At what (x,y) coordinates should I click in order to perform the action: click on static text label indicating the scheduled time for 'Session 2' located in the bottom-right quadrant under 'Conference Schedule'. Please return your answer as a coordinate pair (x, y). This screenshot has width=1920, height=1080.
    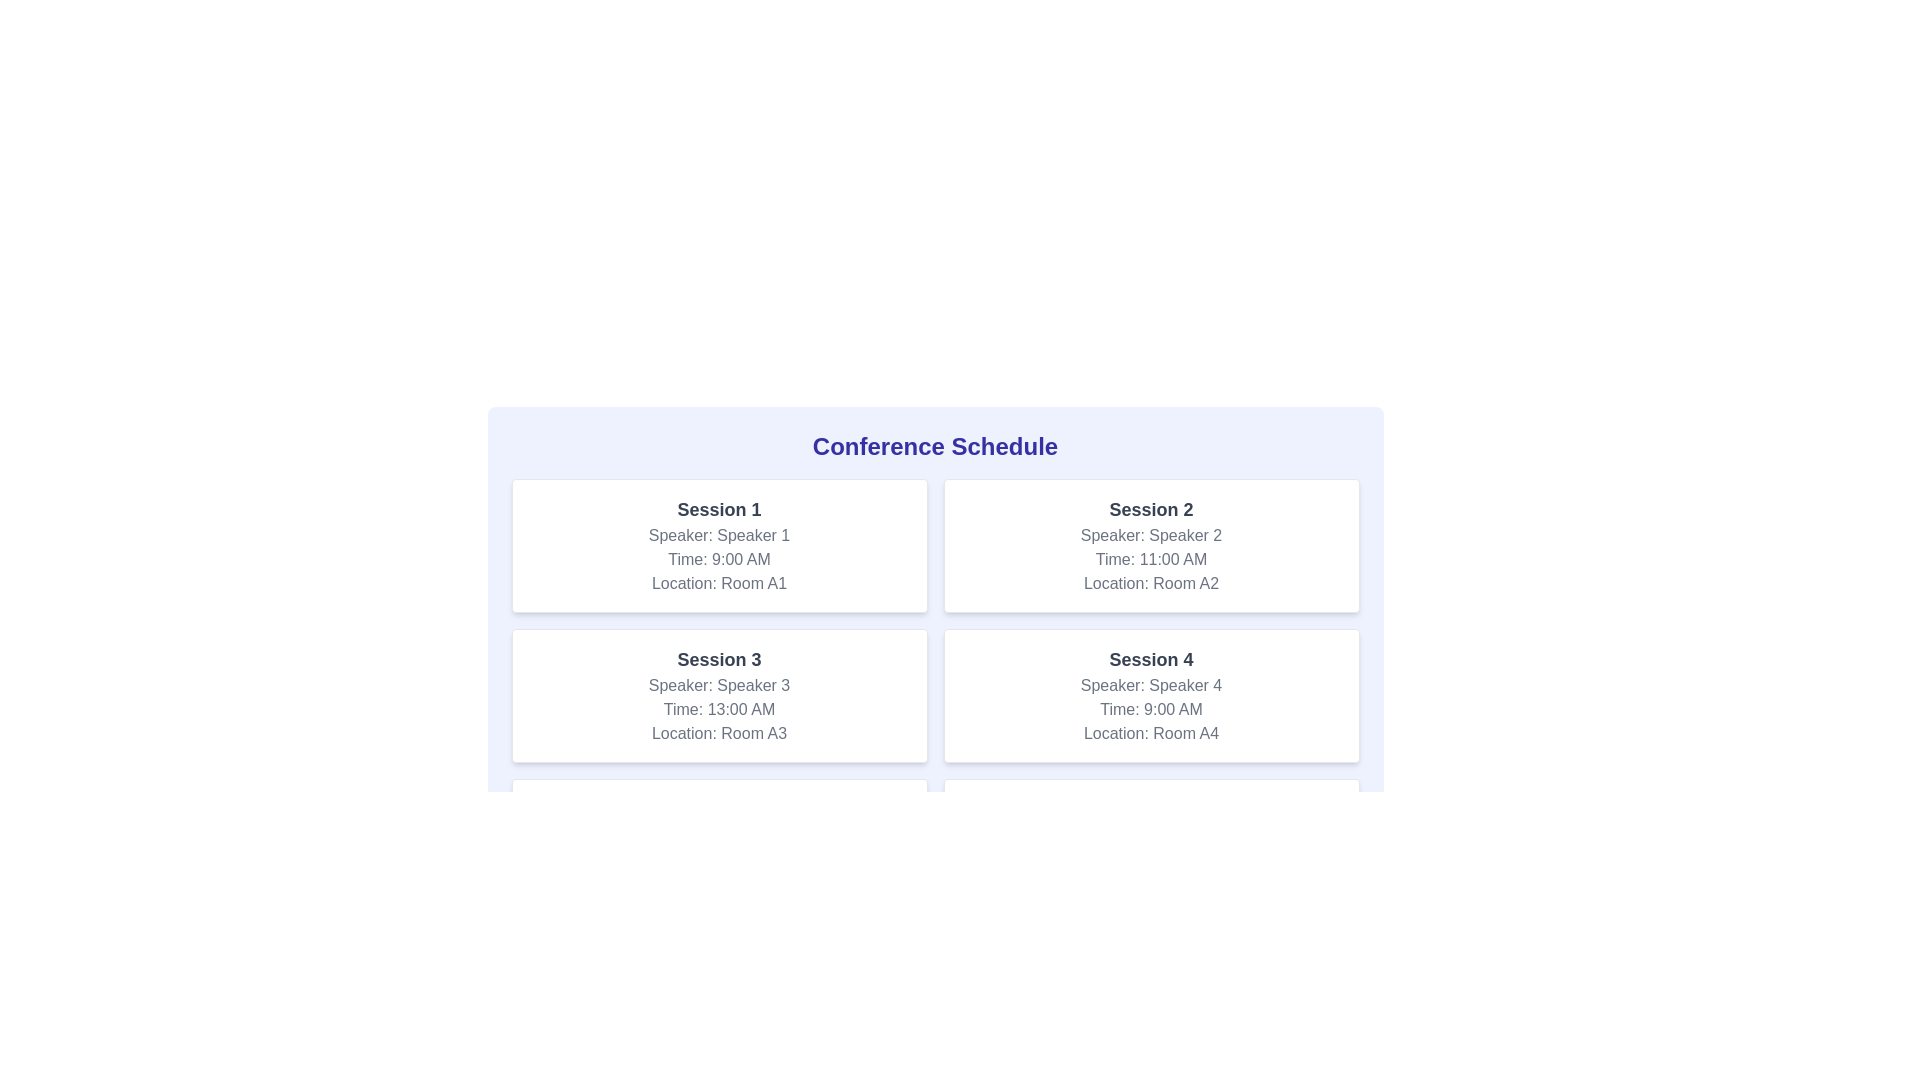
    Looking at the image, I should click on (1151, 559).